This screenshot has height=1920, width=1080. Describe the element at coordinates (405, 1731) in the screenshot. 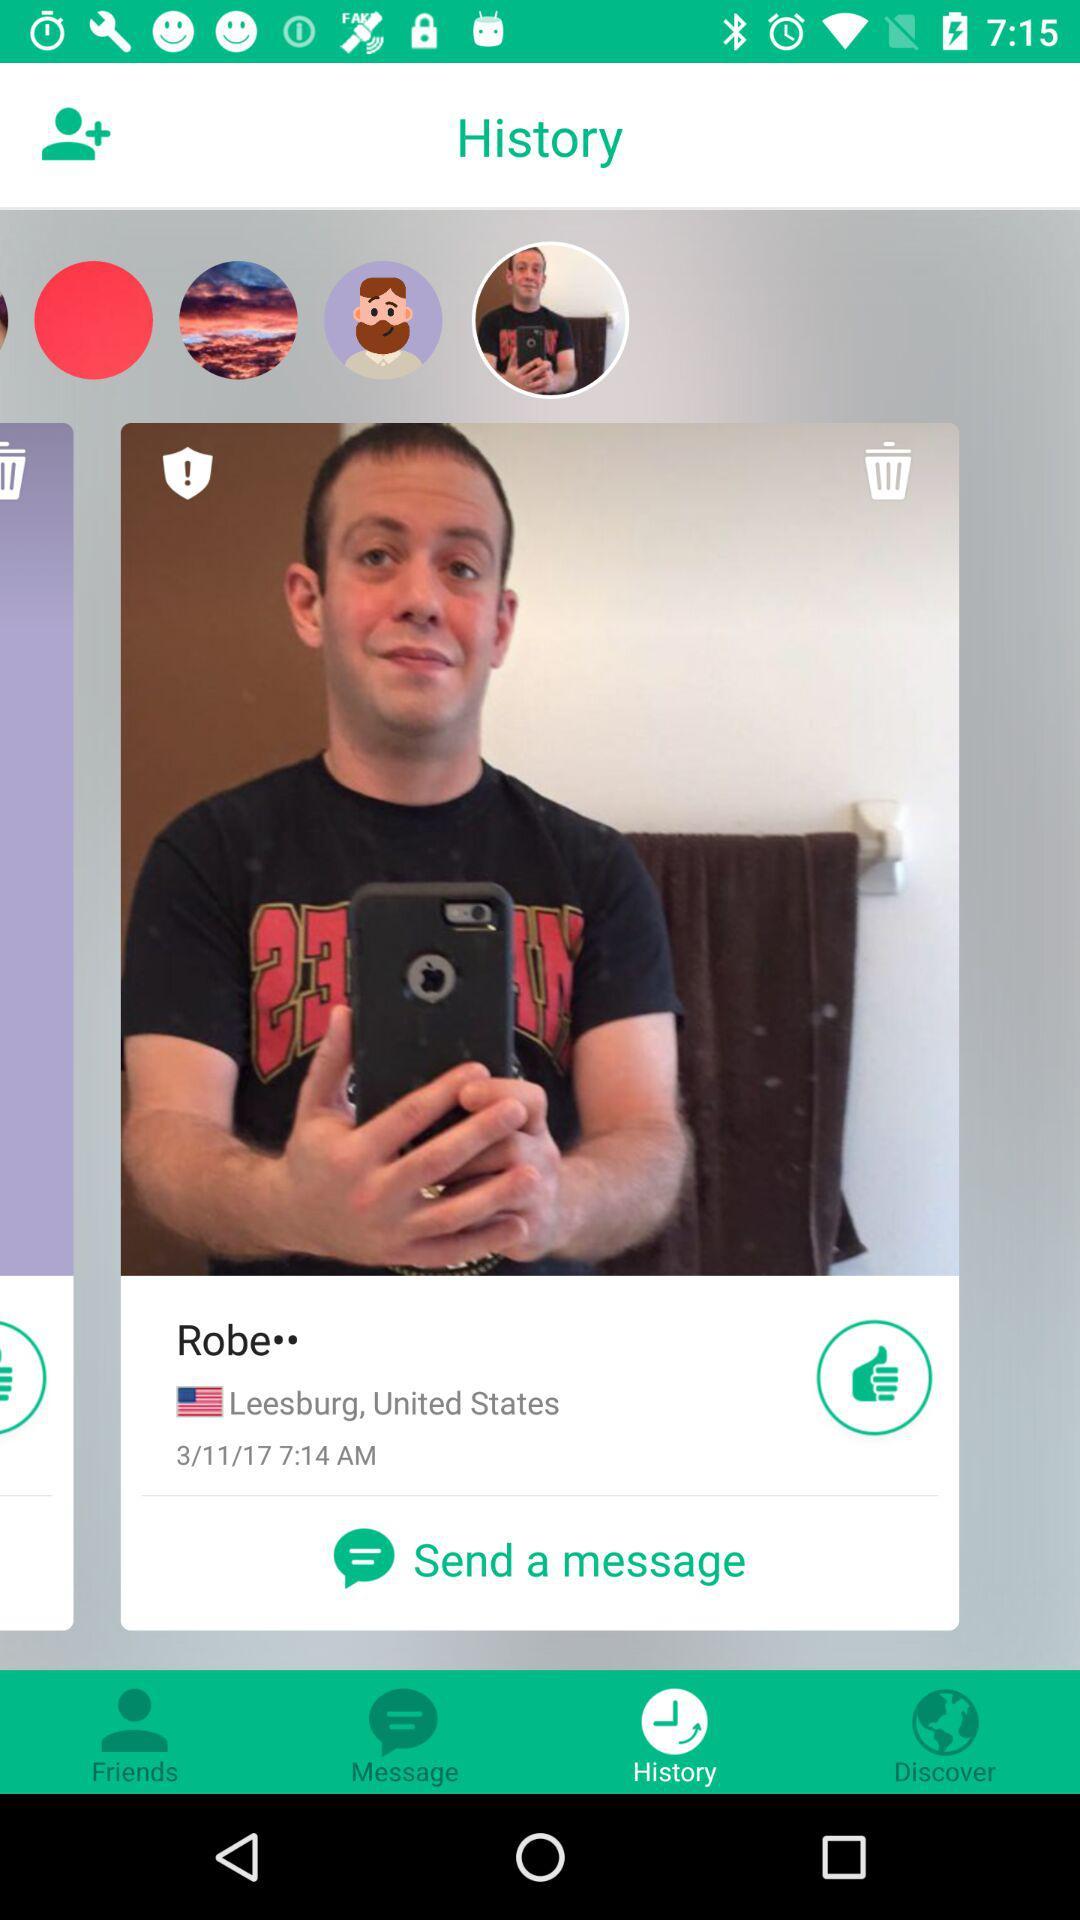

I see `second option at bottom` at that location.